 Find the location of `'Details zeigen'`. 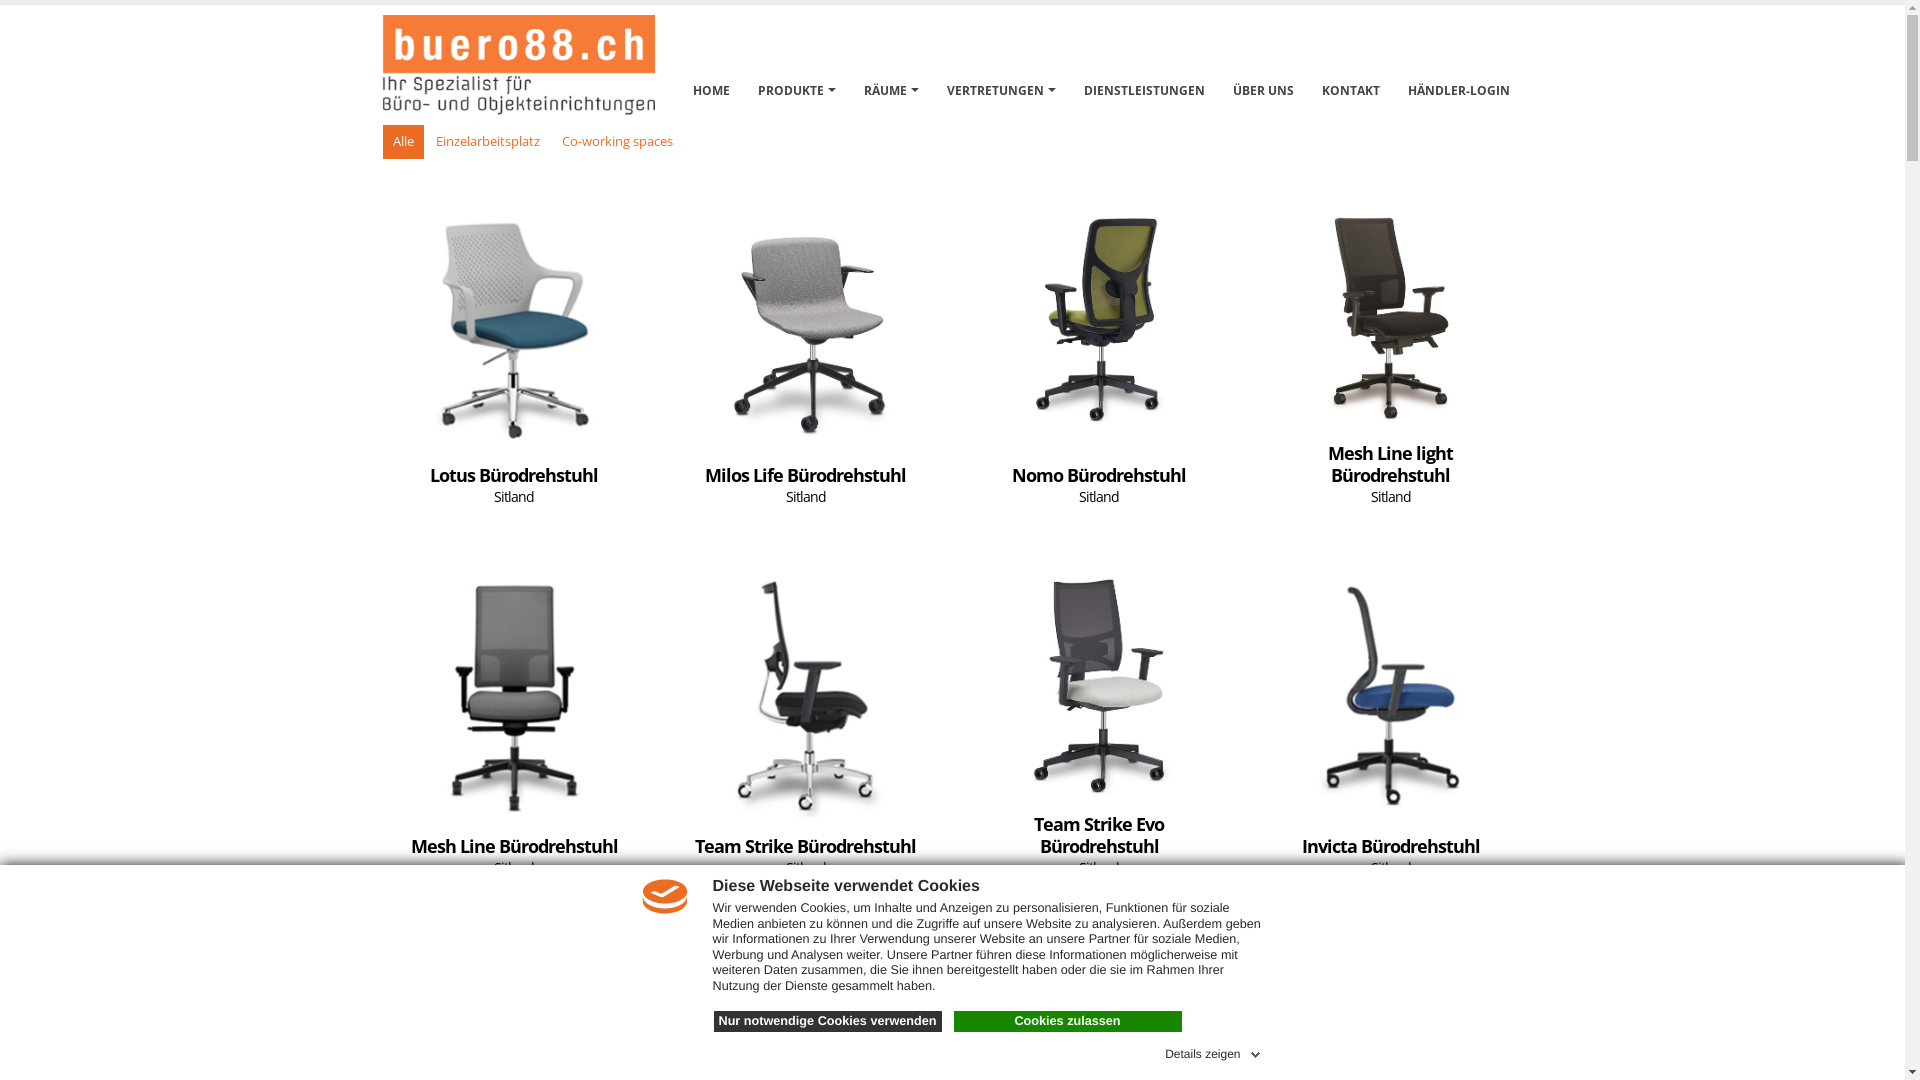

'Details zeigen' is located at coordinates (1213, 1049).